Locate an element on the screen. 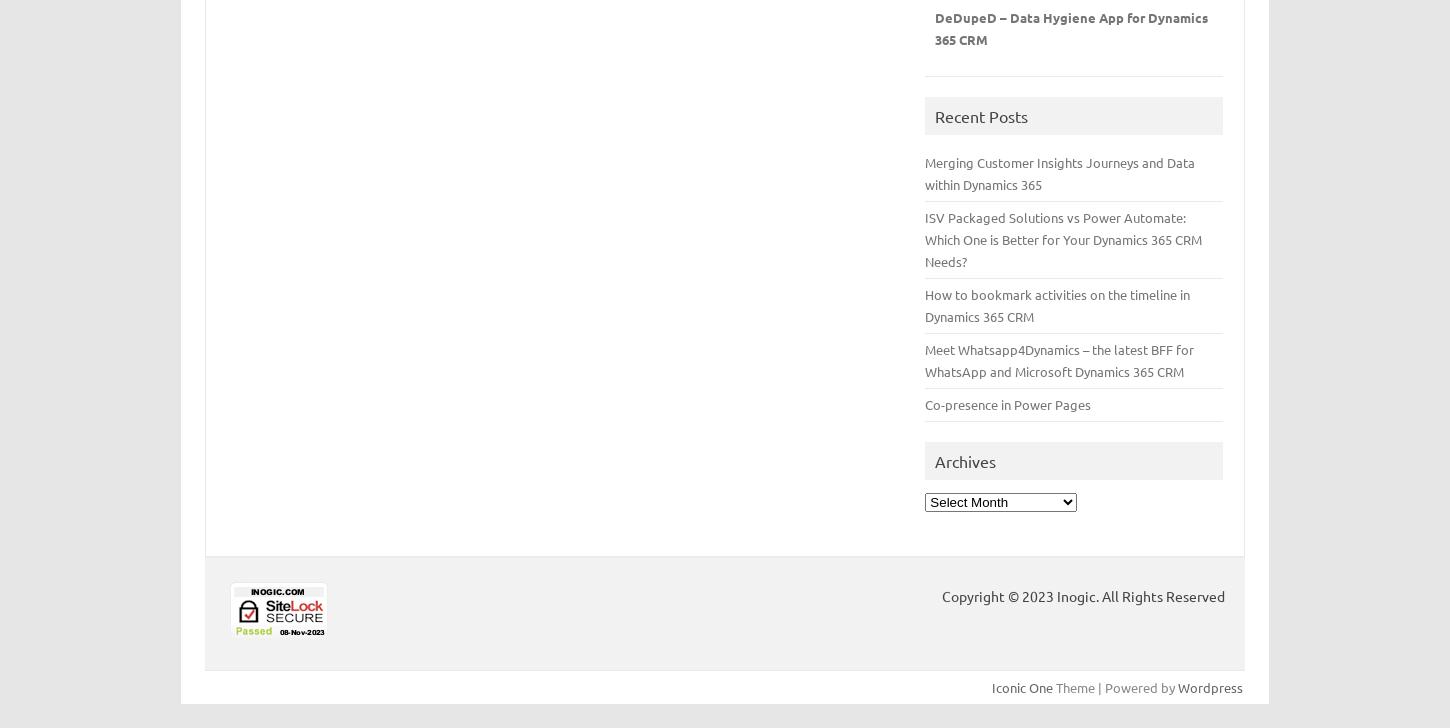 The image size is (1450, 728). 'Recent Posts' is located at coordinates (981, 115).